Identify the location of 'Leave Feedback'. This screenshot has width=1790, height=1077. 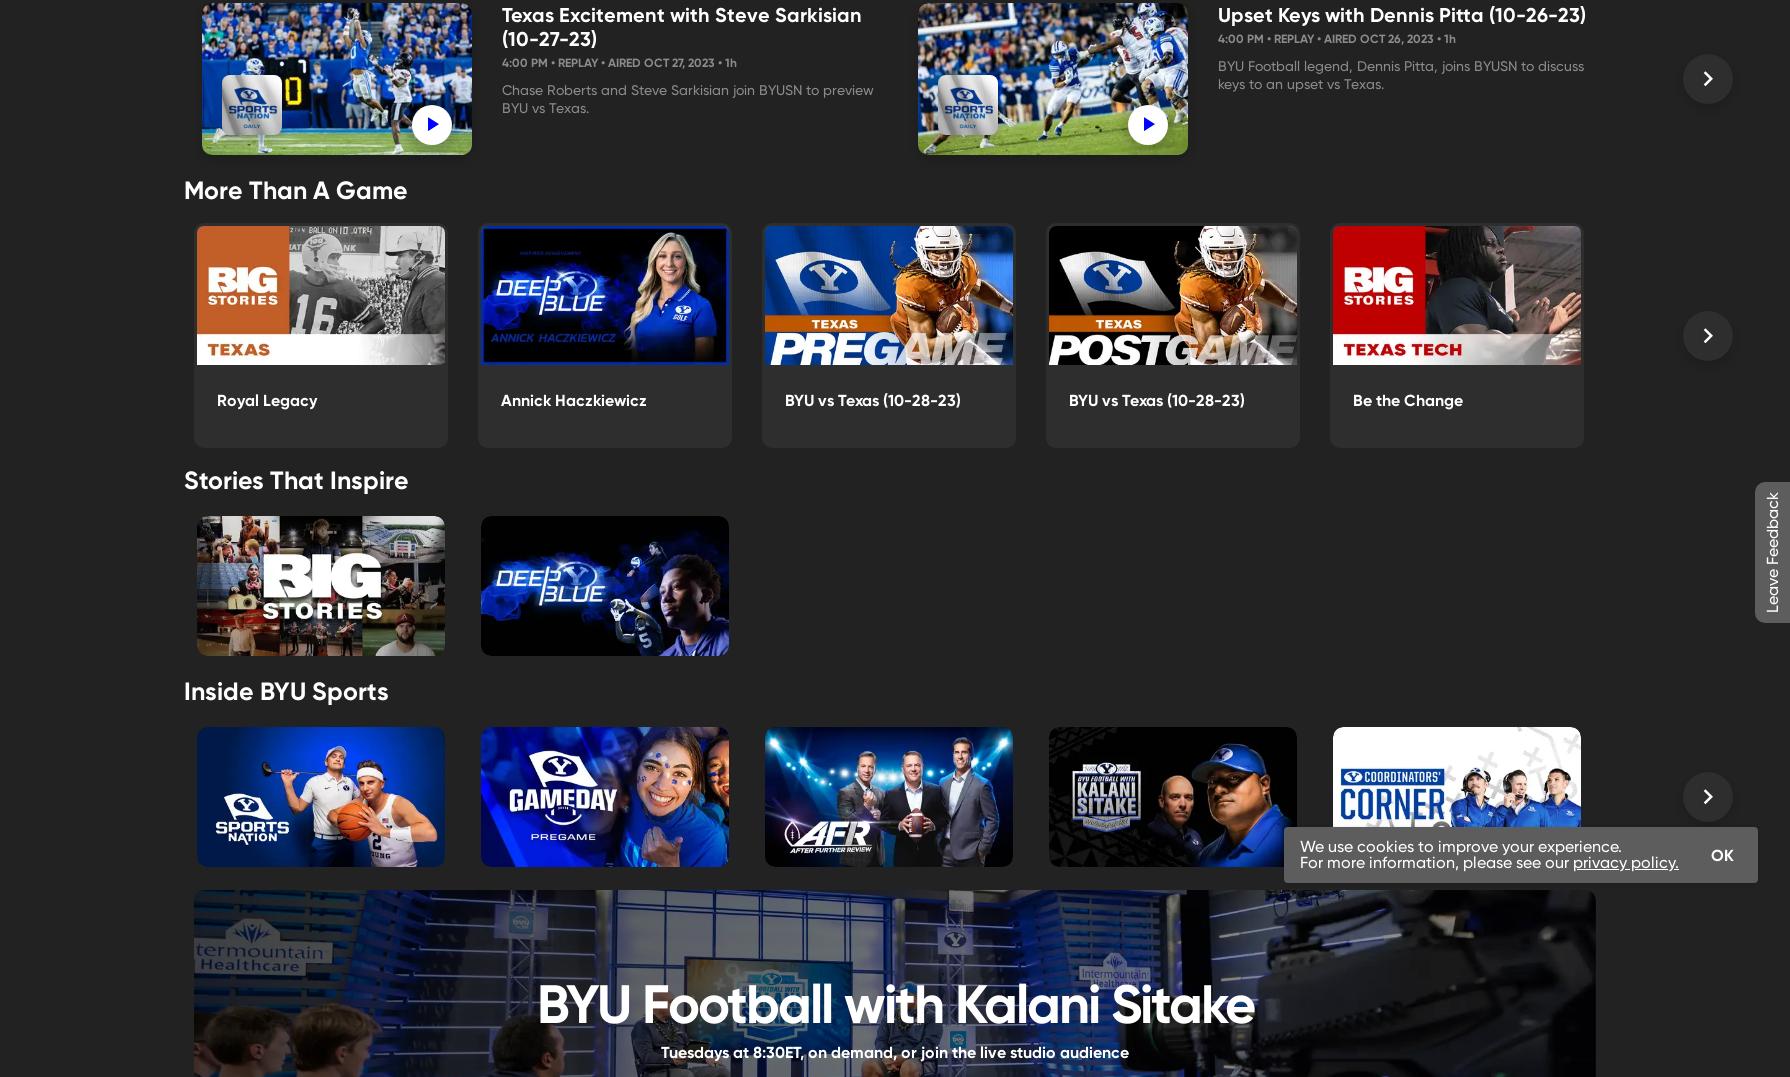
(1771, 552).